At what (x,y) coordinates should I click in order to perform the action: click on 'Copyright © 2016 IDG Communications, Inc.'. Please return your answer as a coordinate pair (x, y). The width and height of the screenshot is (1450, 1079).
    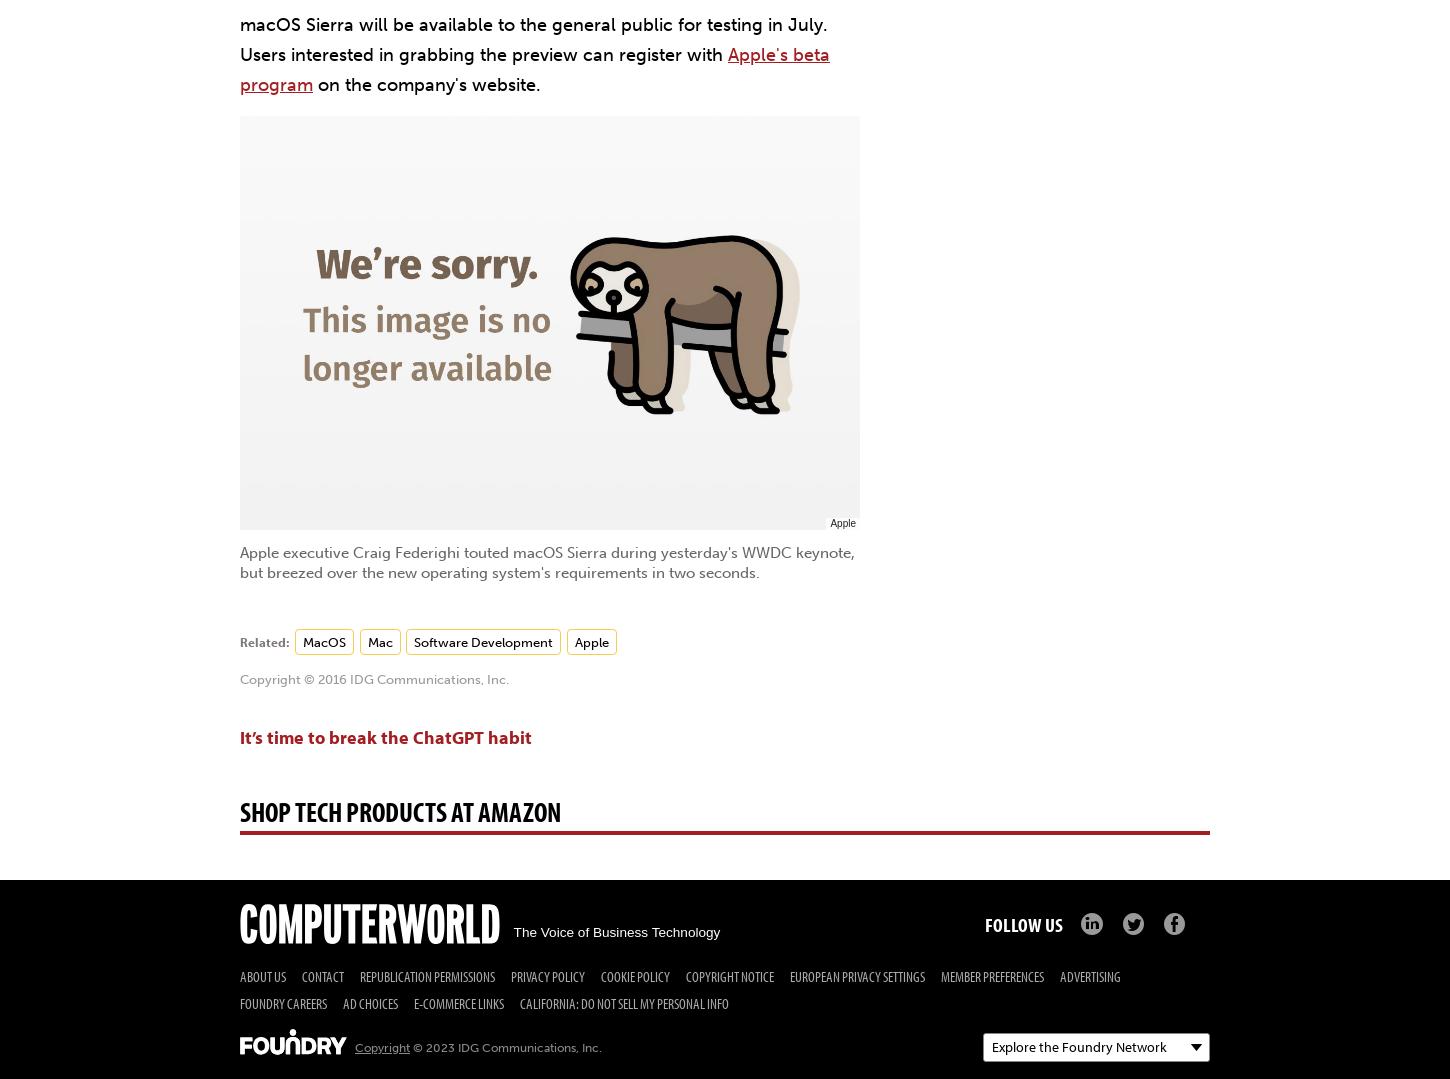
    Looking at the image, I should click on (373, 679).